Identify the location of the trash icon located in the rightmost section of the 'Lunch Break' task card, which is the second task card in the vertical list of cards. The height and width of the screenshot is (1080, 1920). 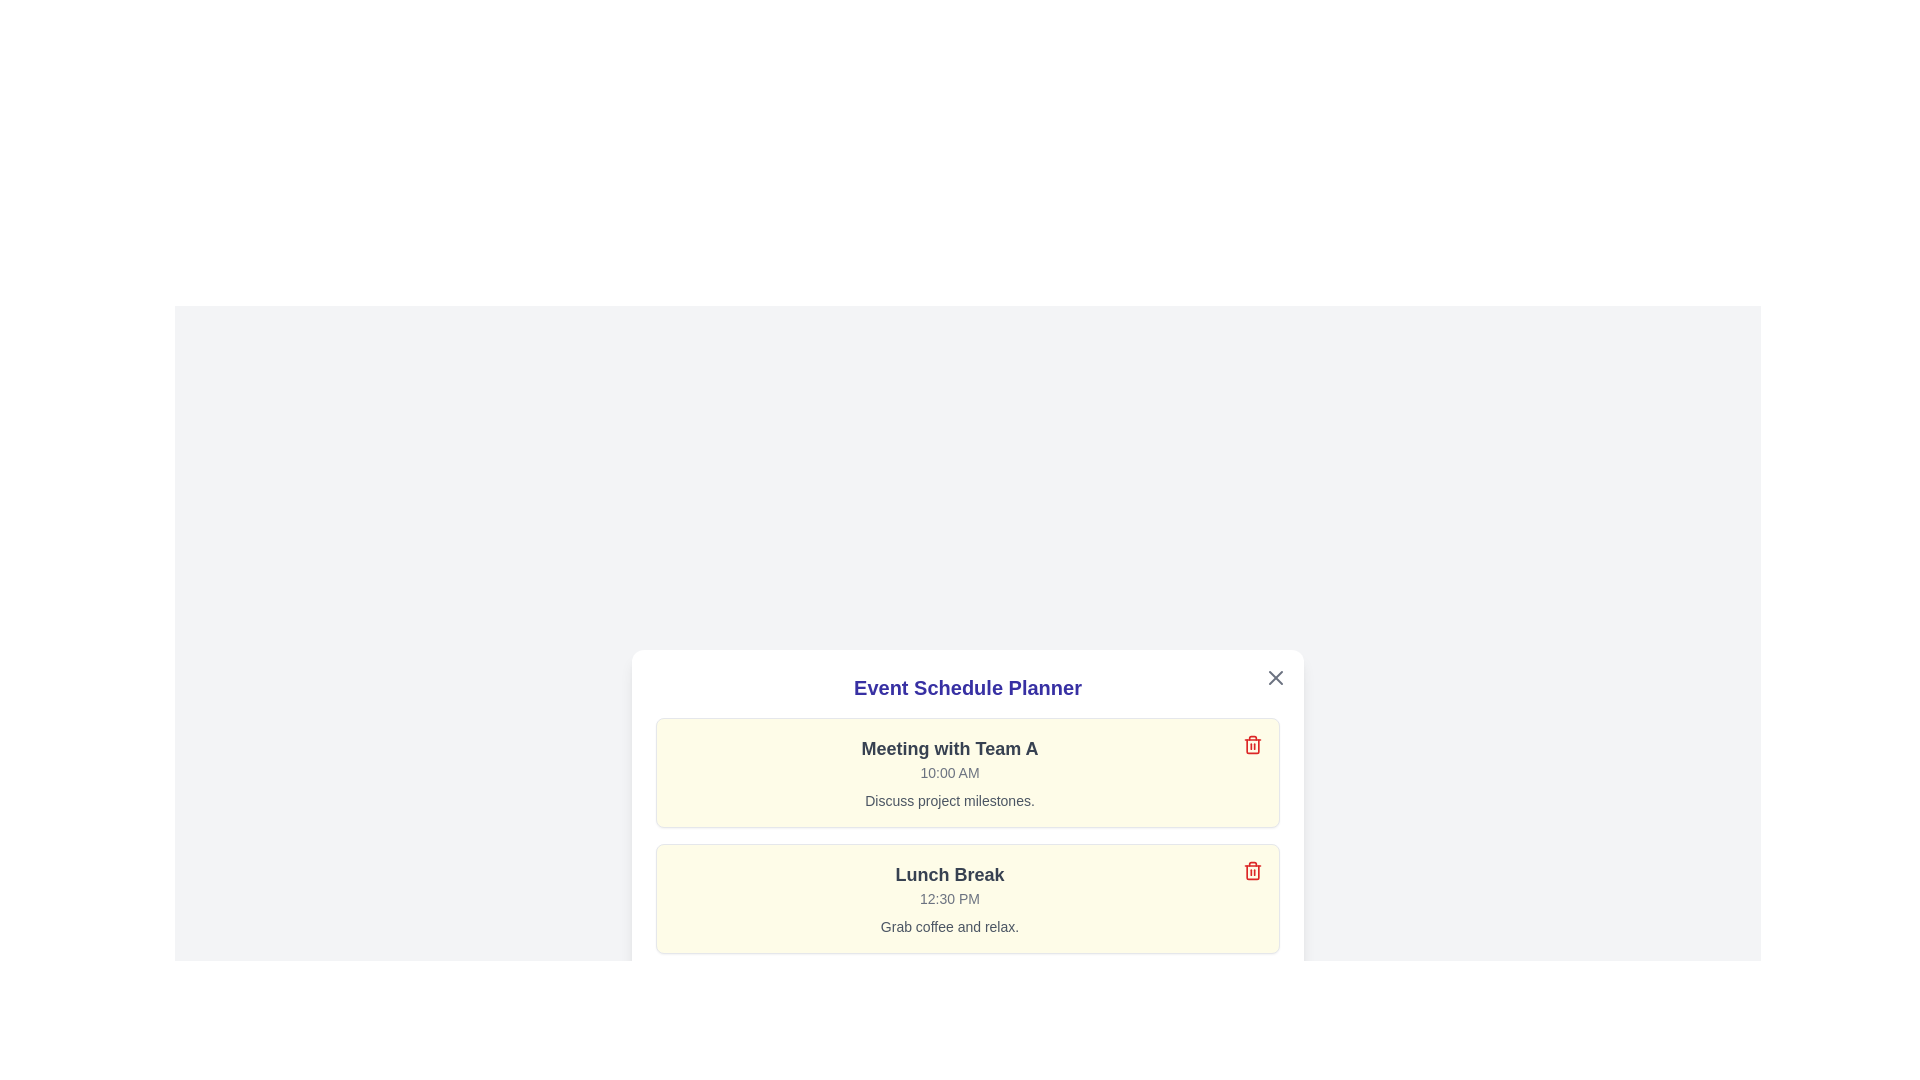
(1251, 870).